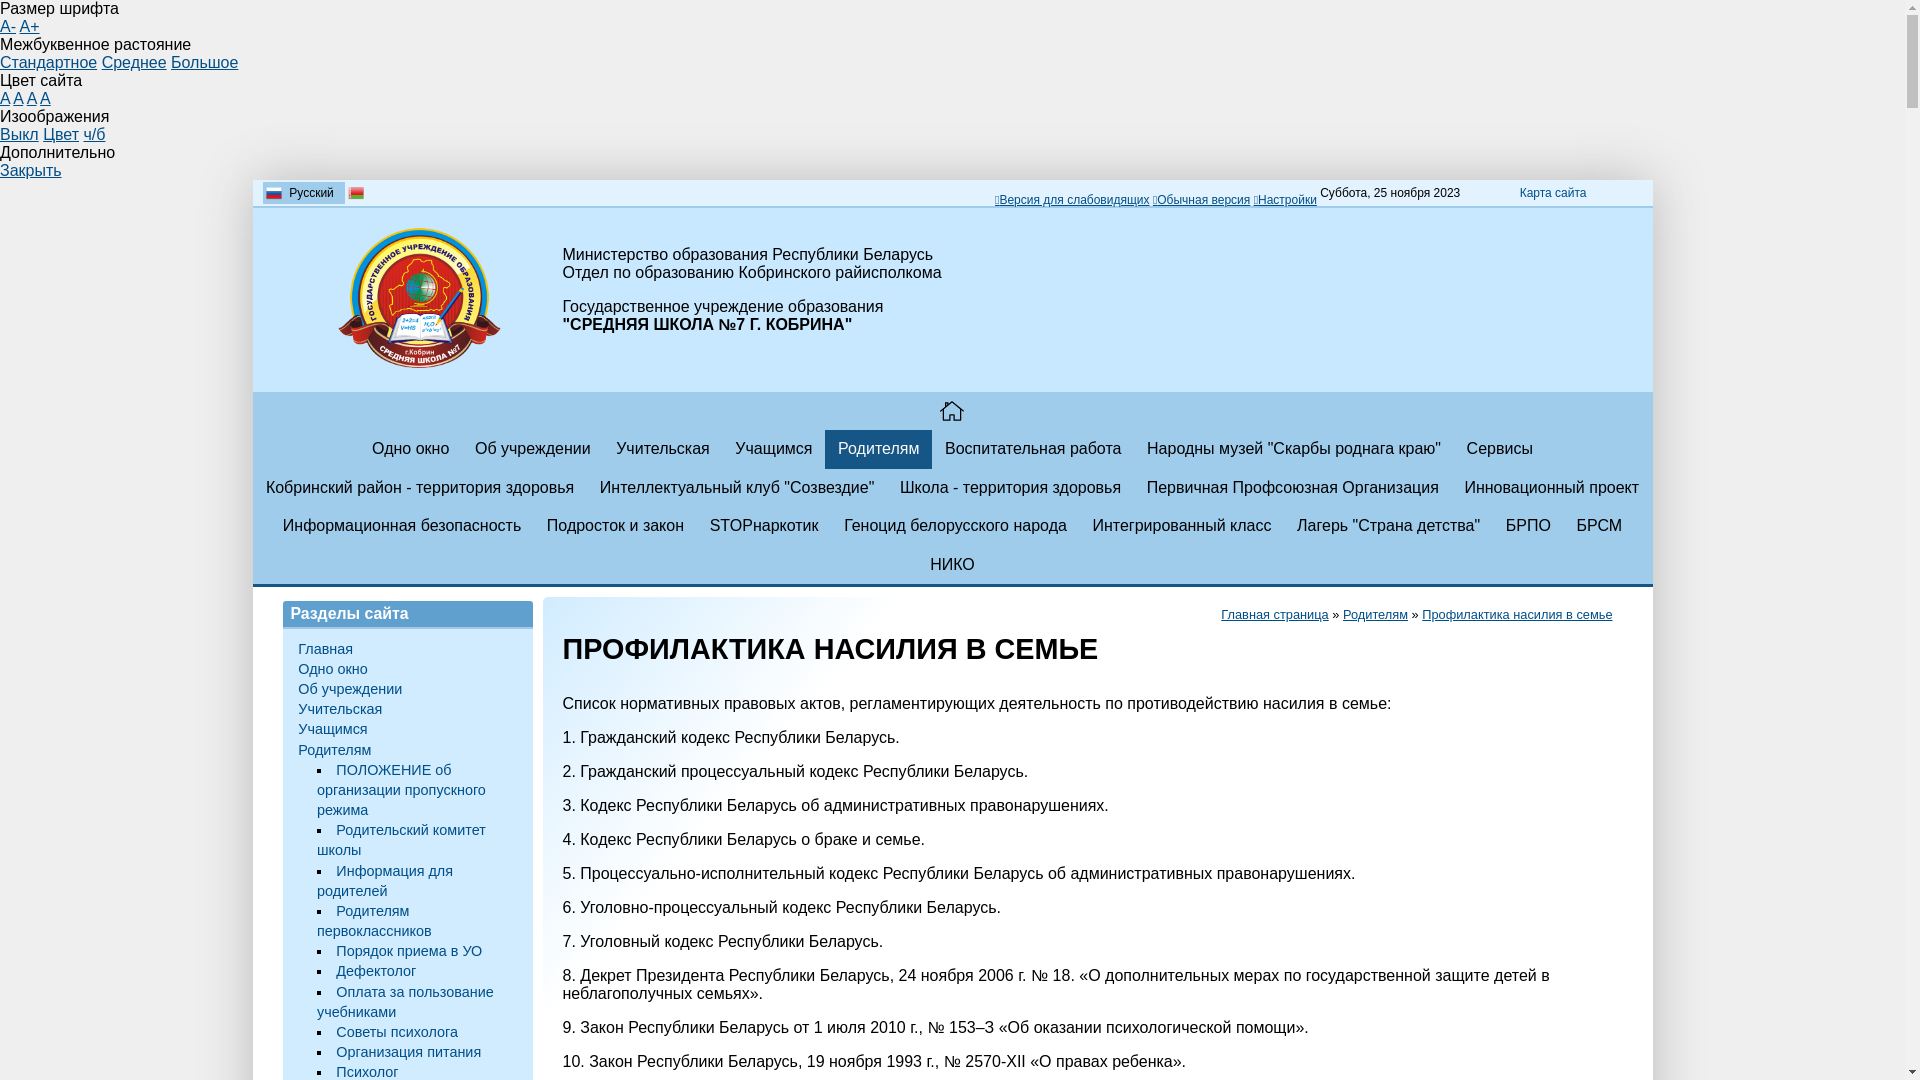 The width and height of the screenshot is (1920, 1080). What do you see at coordinates (4, 98) in the screenshot?
I see `'A'` at bounding box center [4, 98].